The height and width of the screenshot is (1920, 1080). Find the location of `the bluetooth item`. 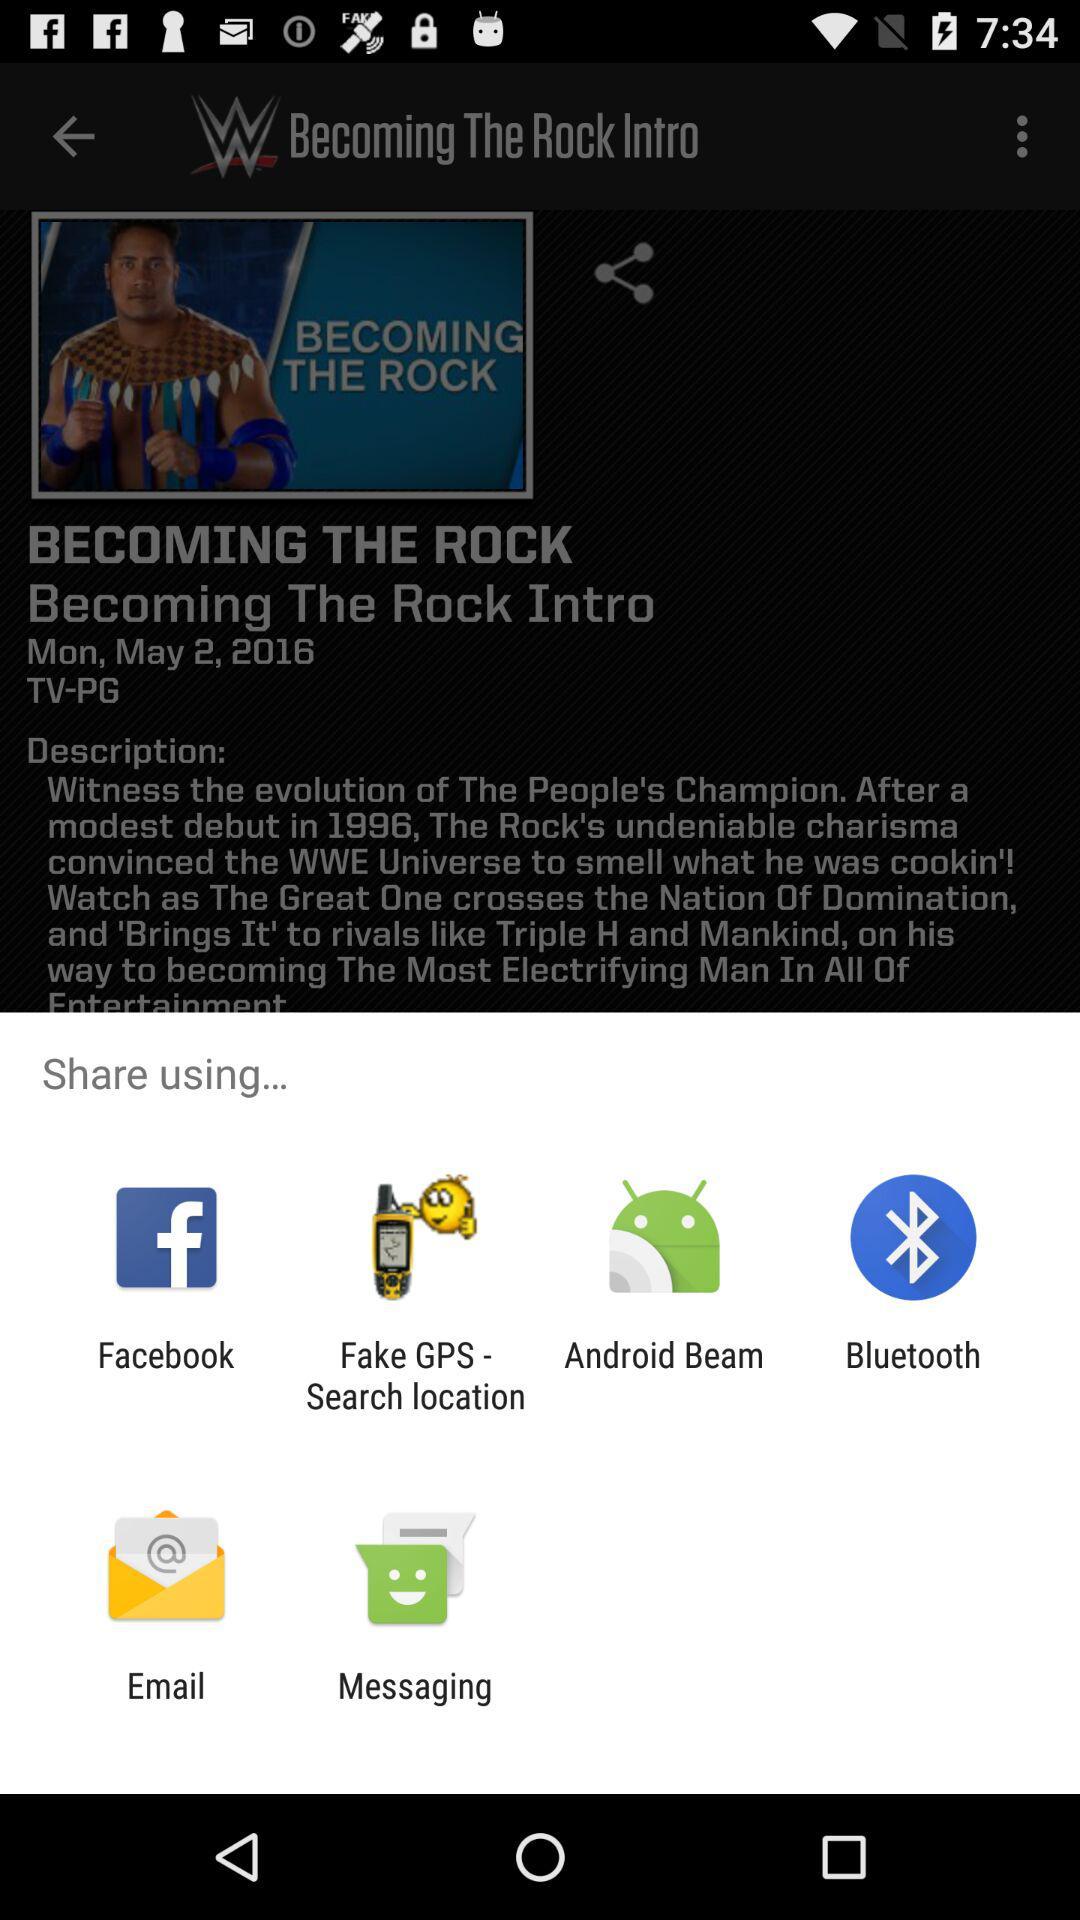

the bluetooth item is located at coordinates (913, 1374).